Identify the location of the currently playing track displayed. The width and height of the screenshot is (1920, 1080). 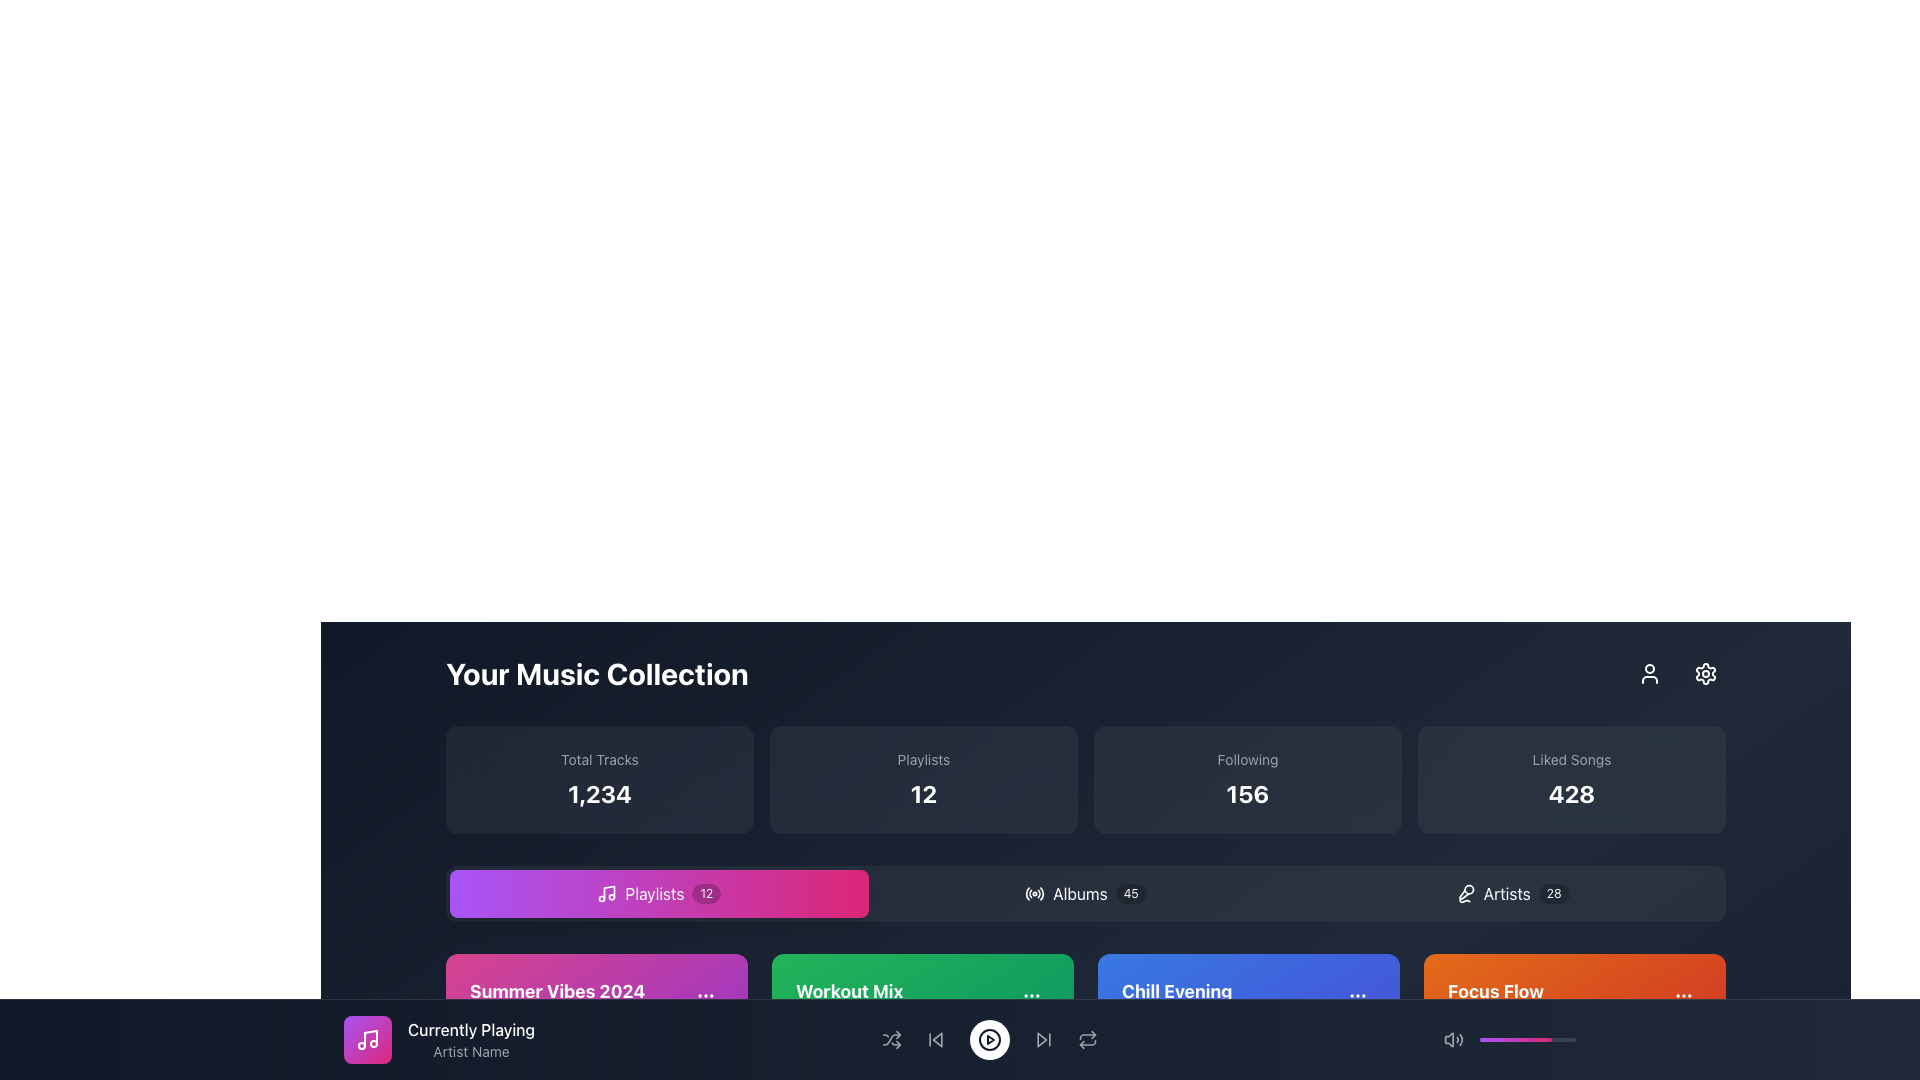
(470, 1039).